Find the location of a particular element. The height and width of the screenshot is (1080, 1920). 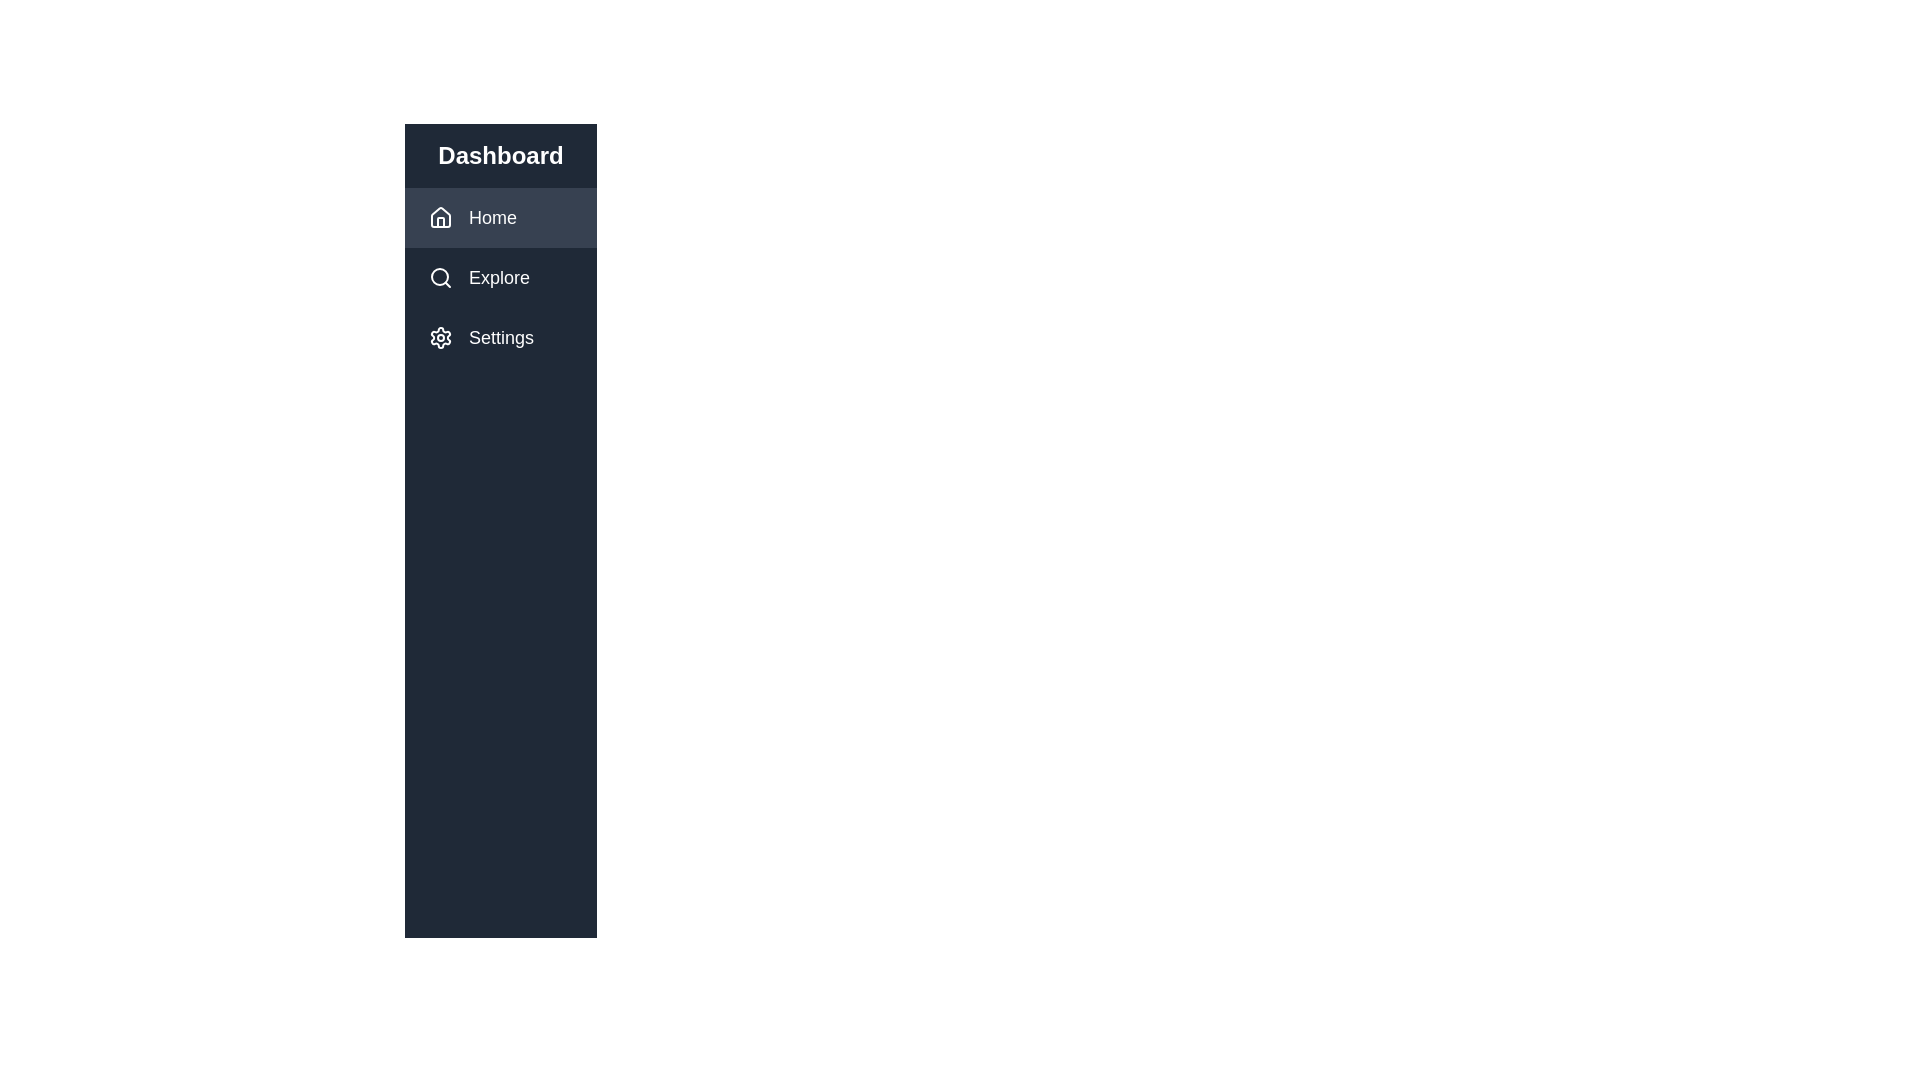

the 'Home' button, which is the first button in the vertical navigation menu is located at coordinates (500, 218).